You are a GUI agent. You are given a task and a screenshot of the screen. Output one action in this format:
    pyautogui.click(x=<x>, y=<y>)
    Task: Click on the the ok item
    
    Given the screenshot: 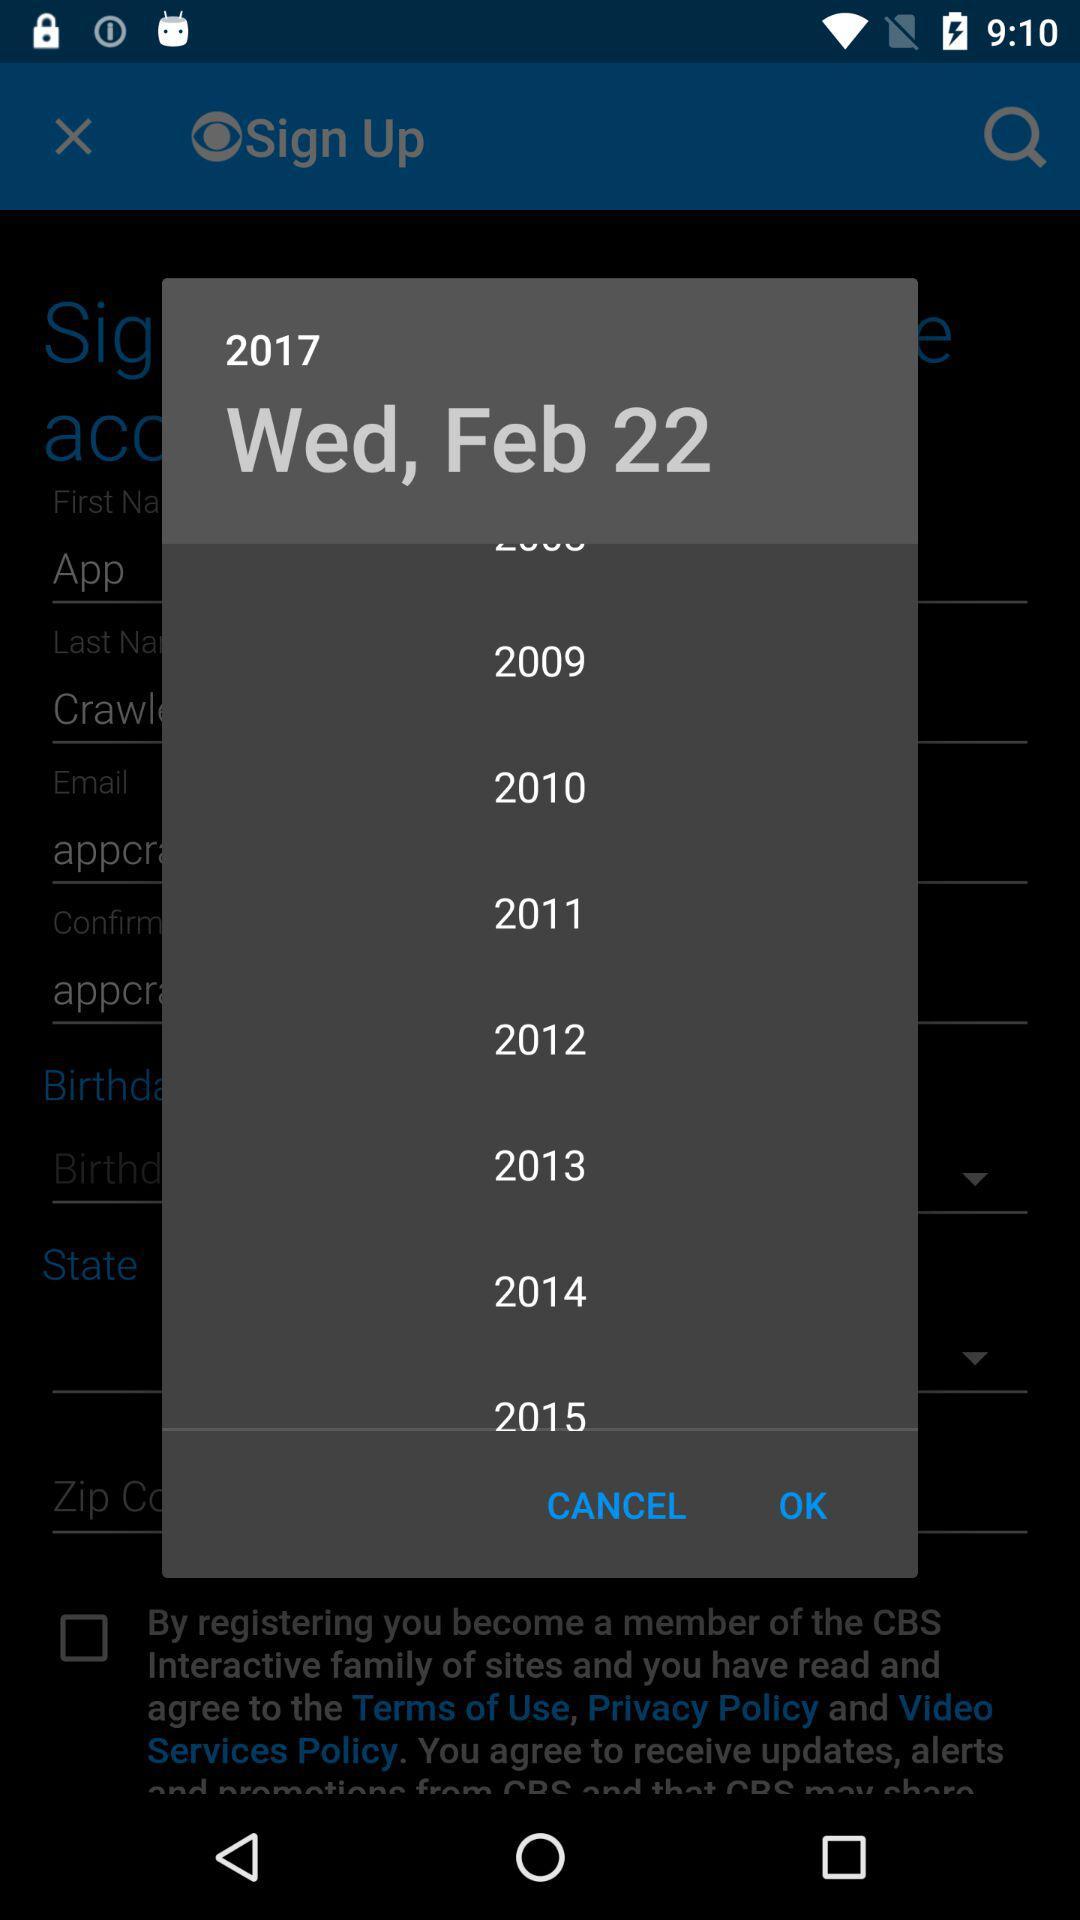 What is the action you would take?
    pyautogui.click(x=801, y=1504)
    